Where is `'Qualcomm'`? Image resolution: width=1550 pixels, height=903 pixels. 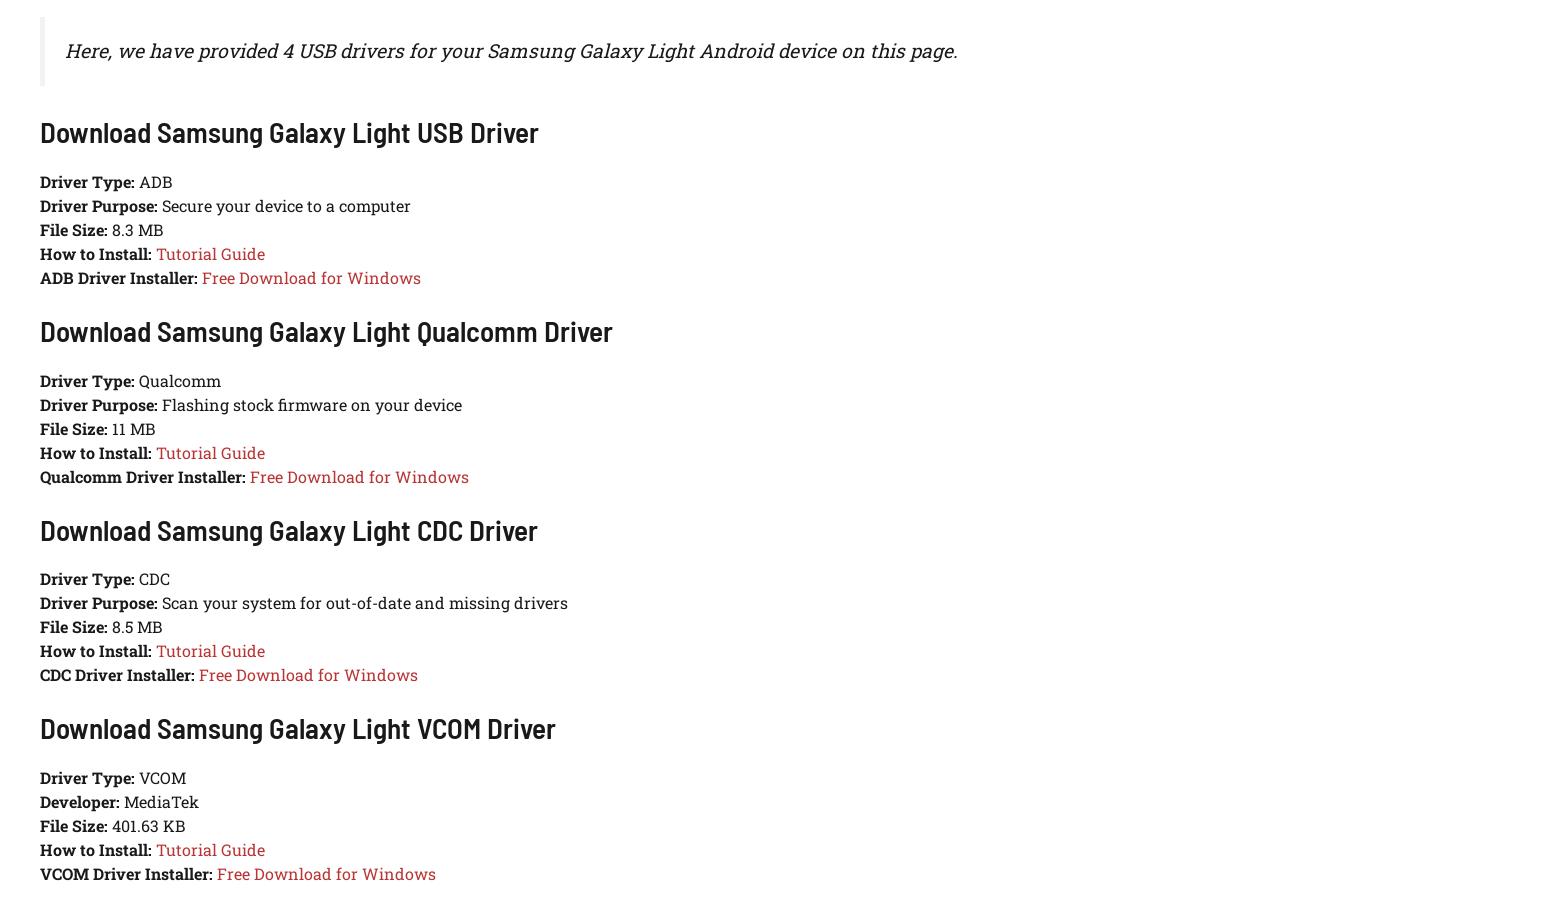 'Qualcomm' is located at coordinates (135, 379).